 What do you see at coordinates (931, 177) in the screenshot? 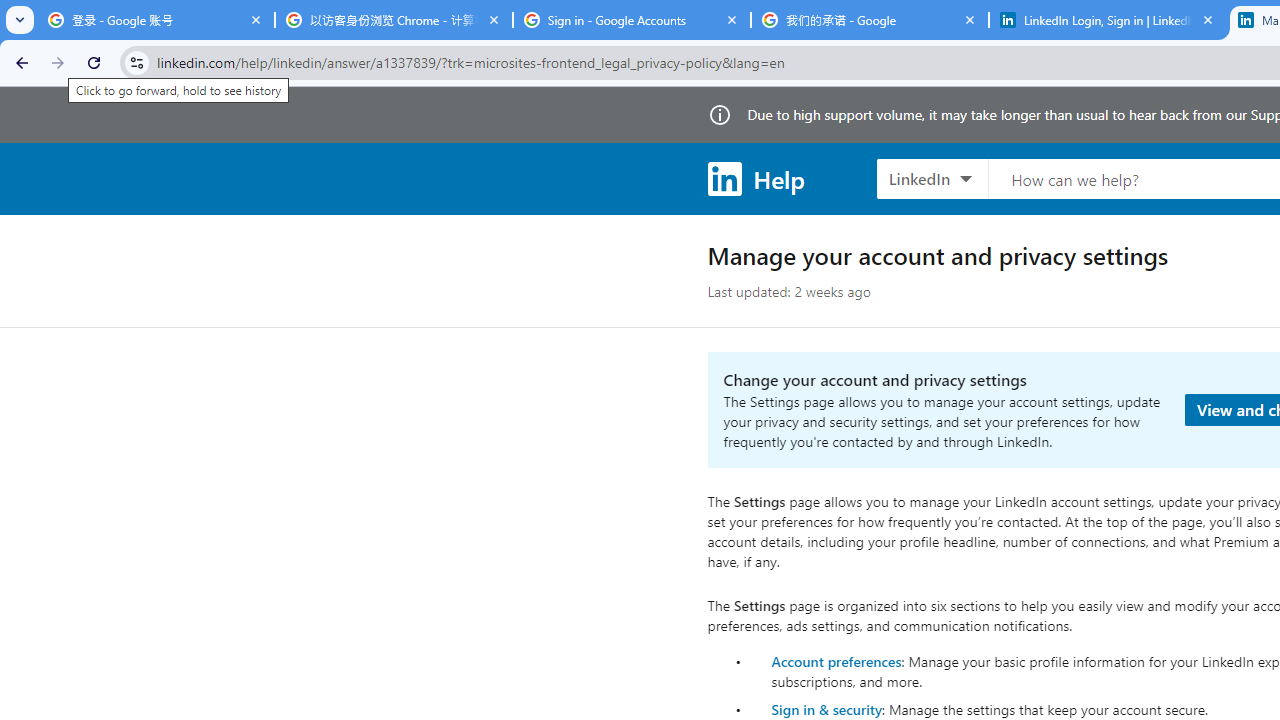
I see `'LinkedIn products to search, LinkedIn selected'` at bounding box center [931, 177].